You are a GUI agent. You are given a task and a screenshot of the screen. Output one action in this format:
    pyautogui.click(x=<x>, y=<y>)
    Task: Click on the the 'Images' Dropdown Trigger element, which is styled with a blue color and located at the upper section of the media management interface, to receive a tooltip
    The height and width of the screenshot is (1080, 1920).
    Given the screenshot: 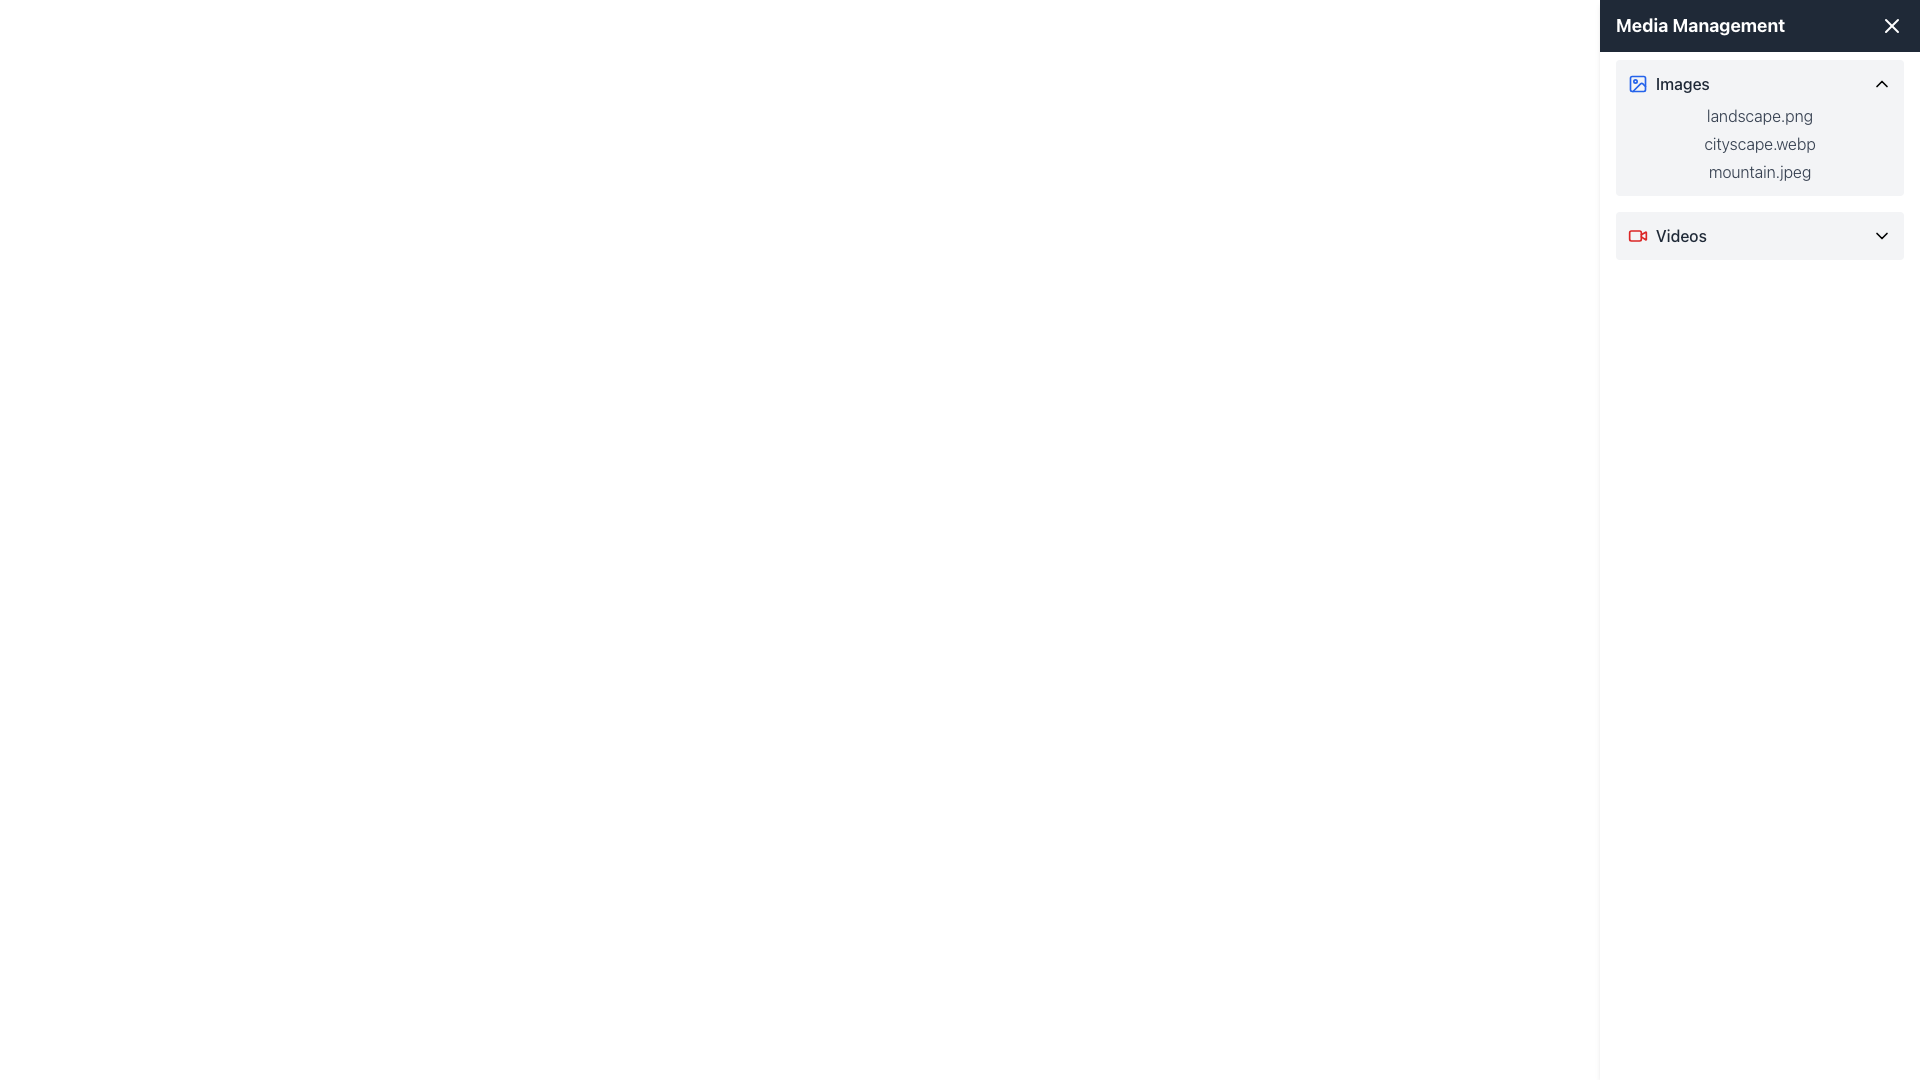 What is the action you would take?
    pyautogui.click(x=1760, y=83)
    